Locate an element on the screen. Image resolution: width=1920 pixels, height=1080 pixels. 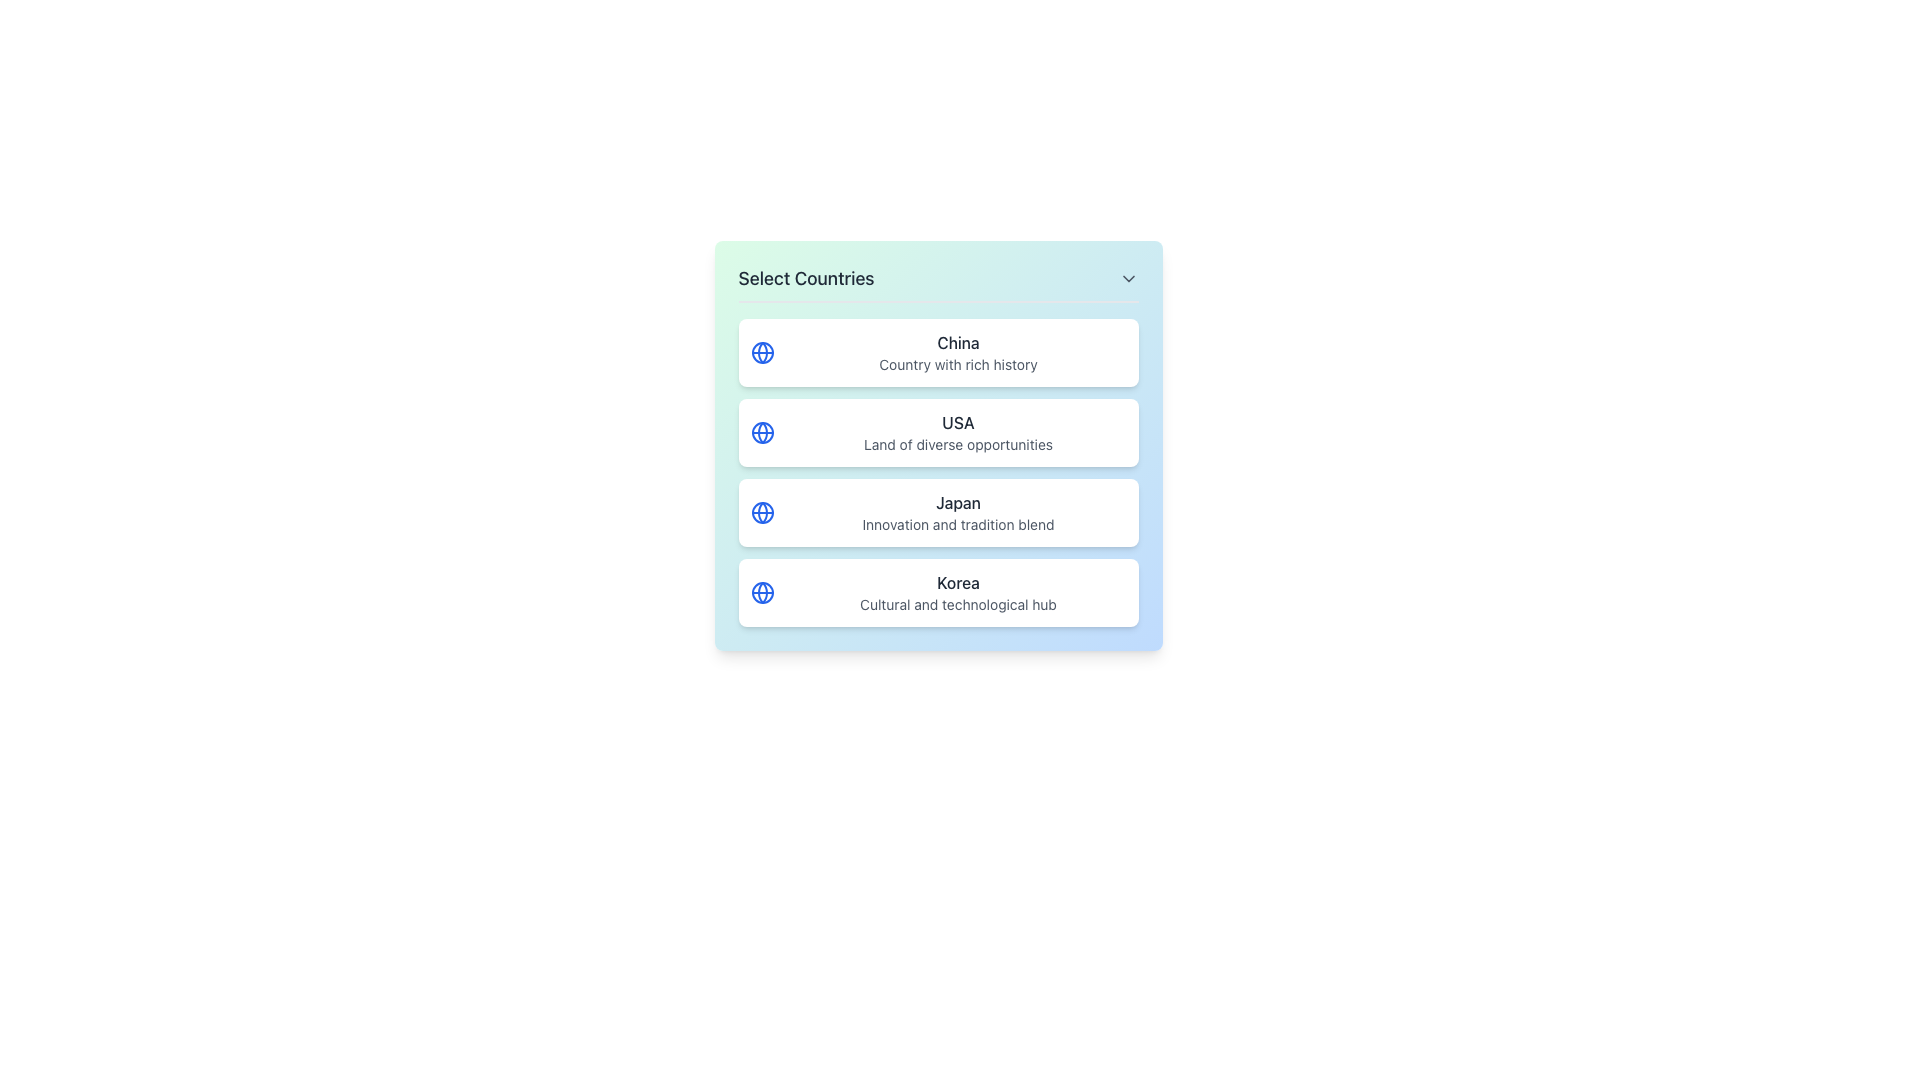
the globe icon with a blue outline, located in the third row of country cards, adjacent to the text 'Japan - Innovation and tradition blend' is located at coordinates (761, 512).